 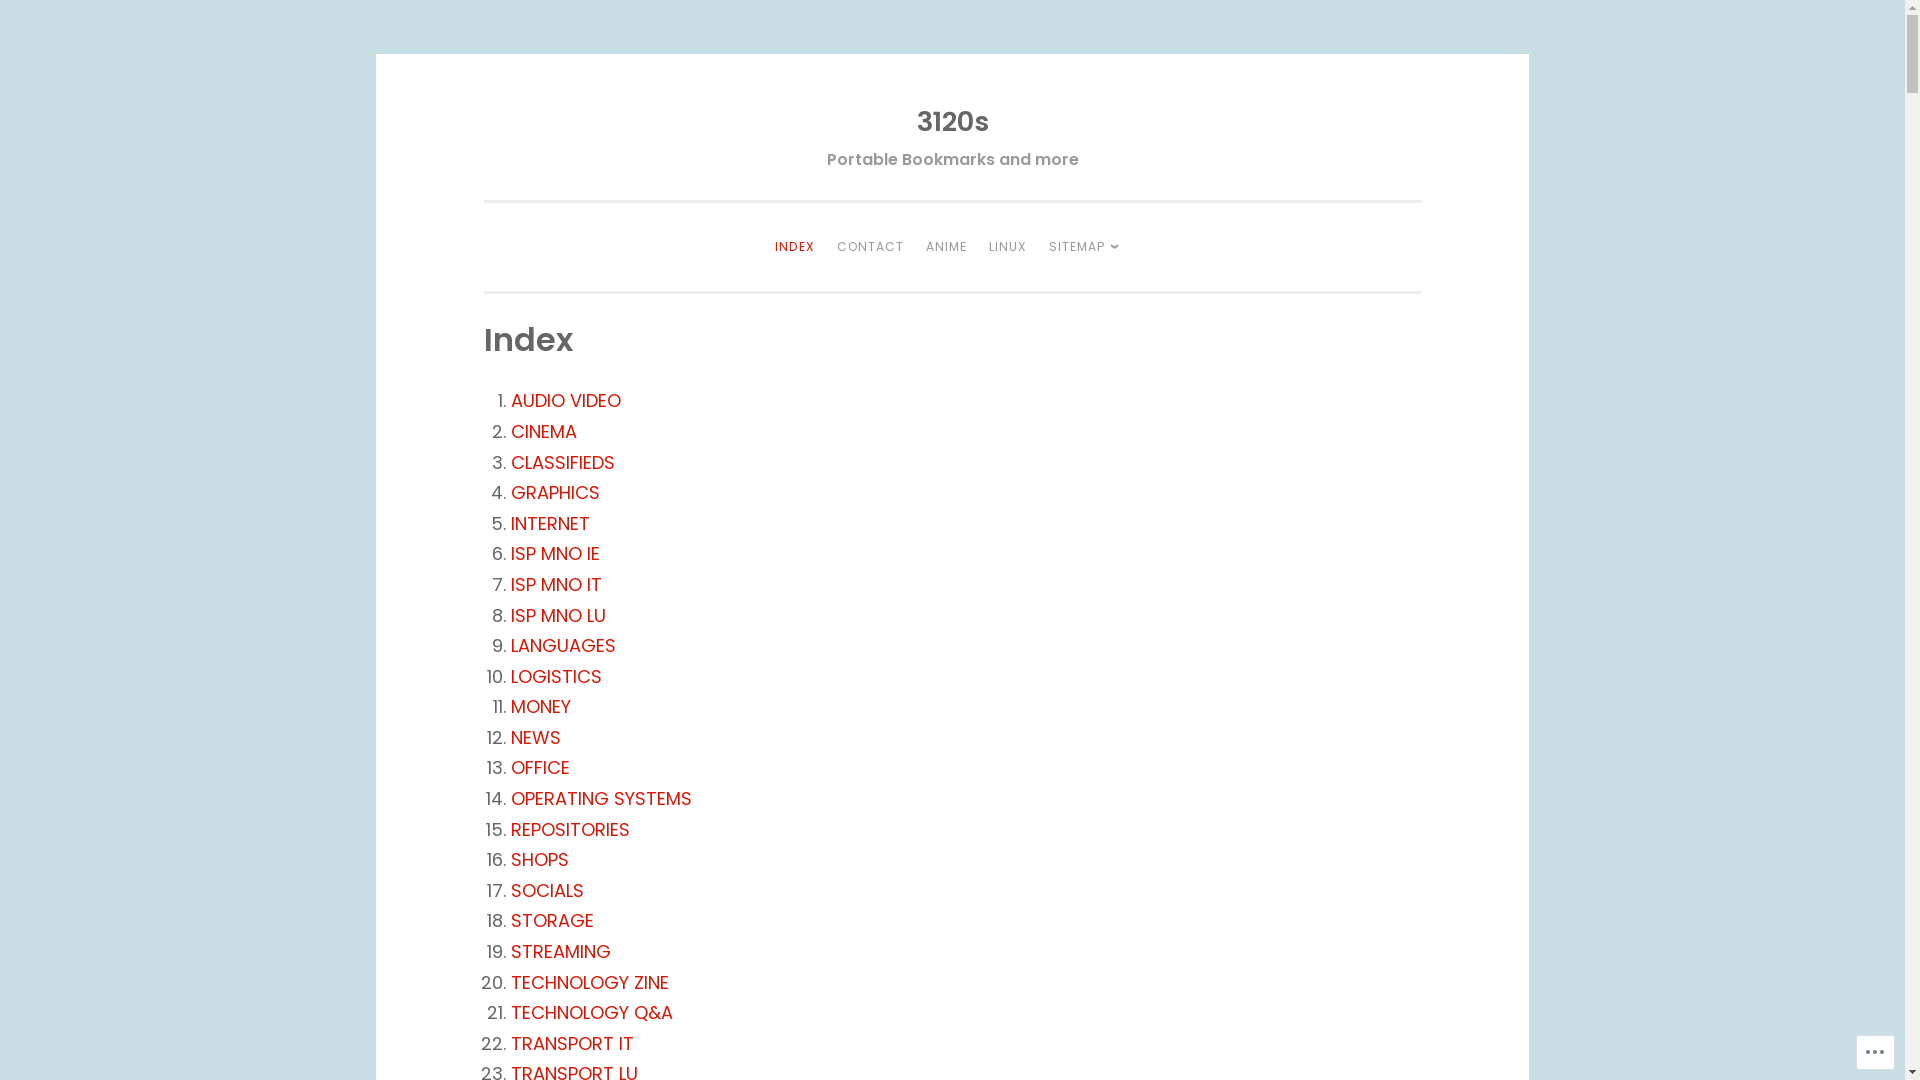 What do you see at coordinates (765, 245) in the screenshot?
I see `'INDEX'` at bounding box center [765, 245].